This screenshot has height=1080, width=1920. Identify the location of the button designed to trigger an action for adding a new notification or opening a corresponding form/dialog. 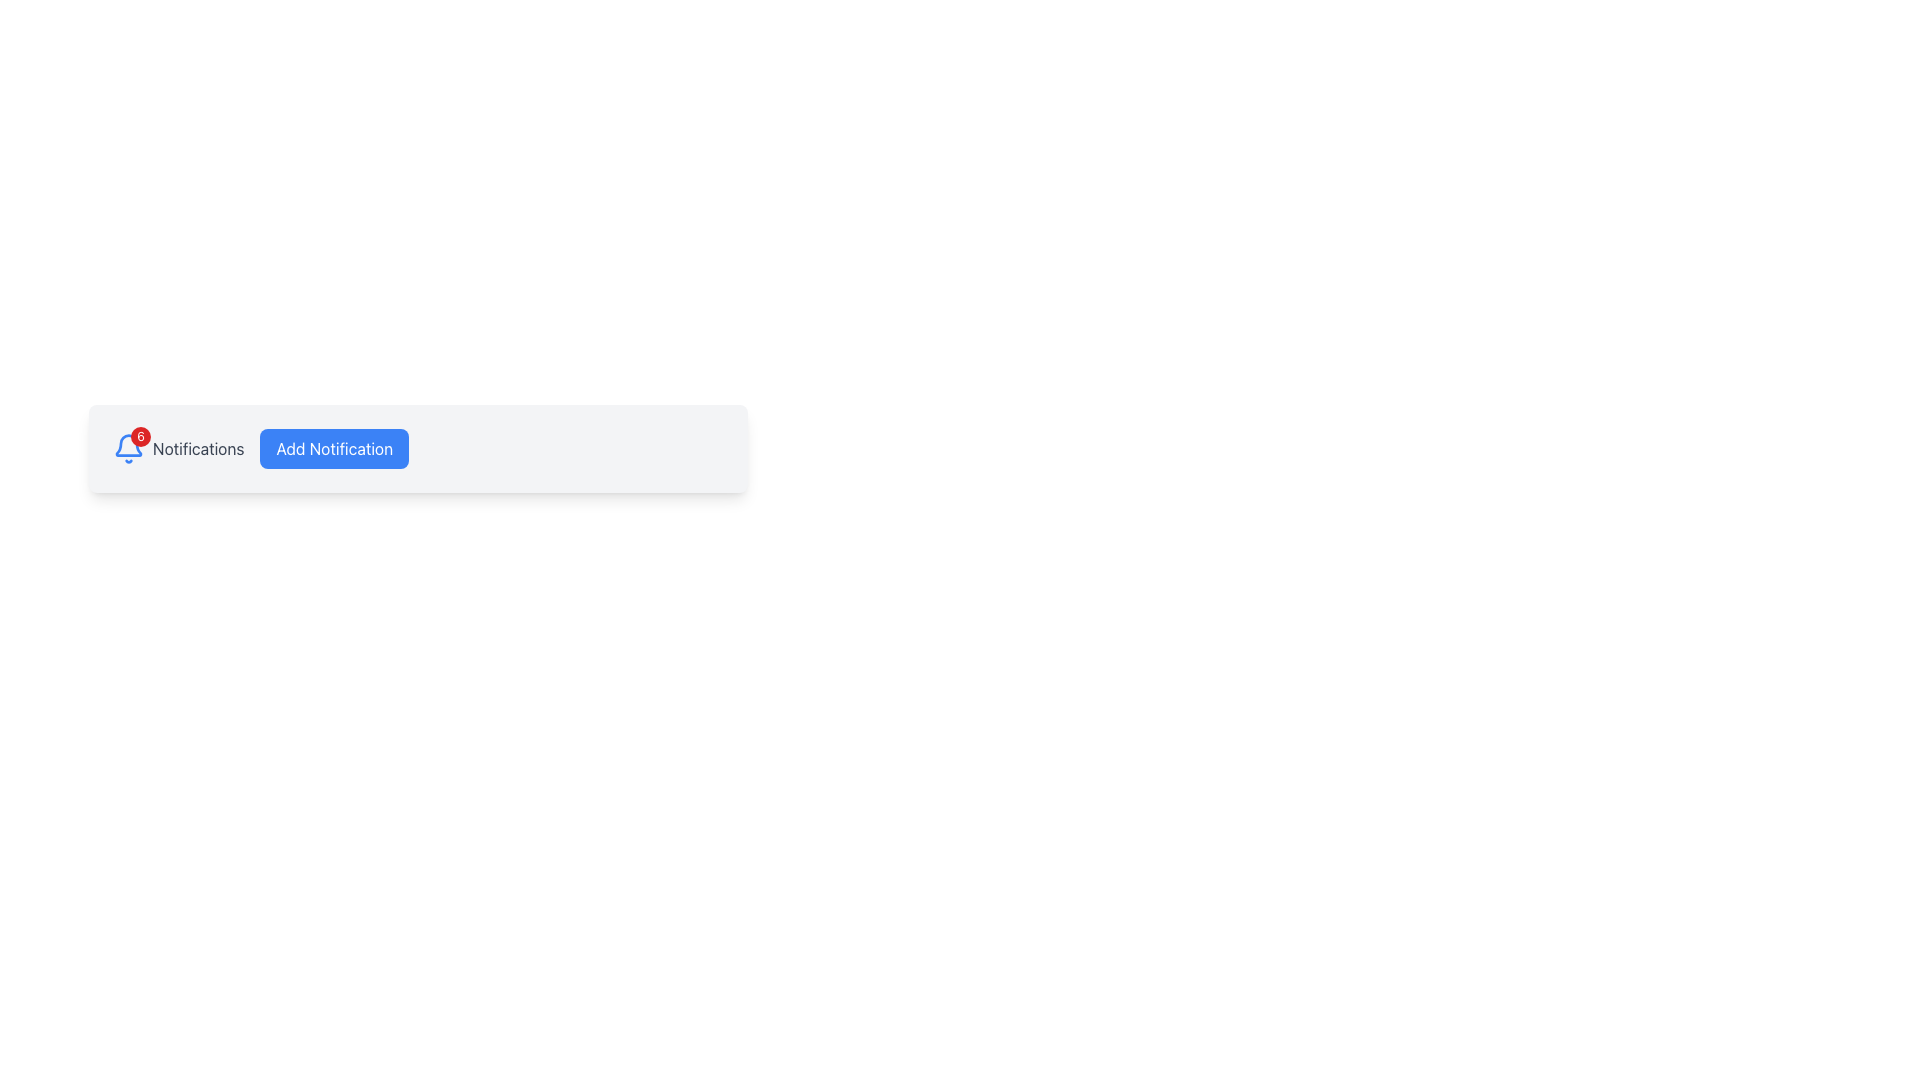
(334, 447).